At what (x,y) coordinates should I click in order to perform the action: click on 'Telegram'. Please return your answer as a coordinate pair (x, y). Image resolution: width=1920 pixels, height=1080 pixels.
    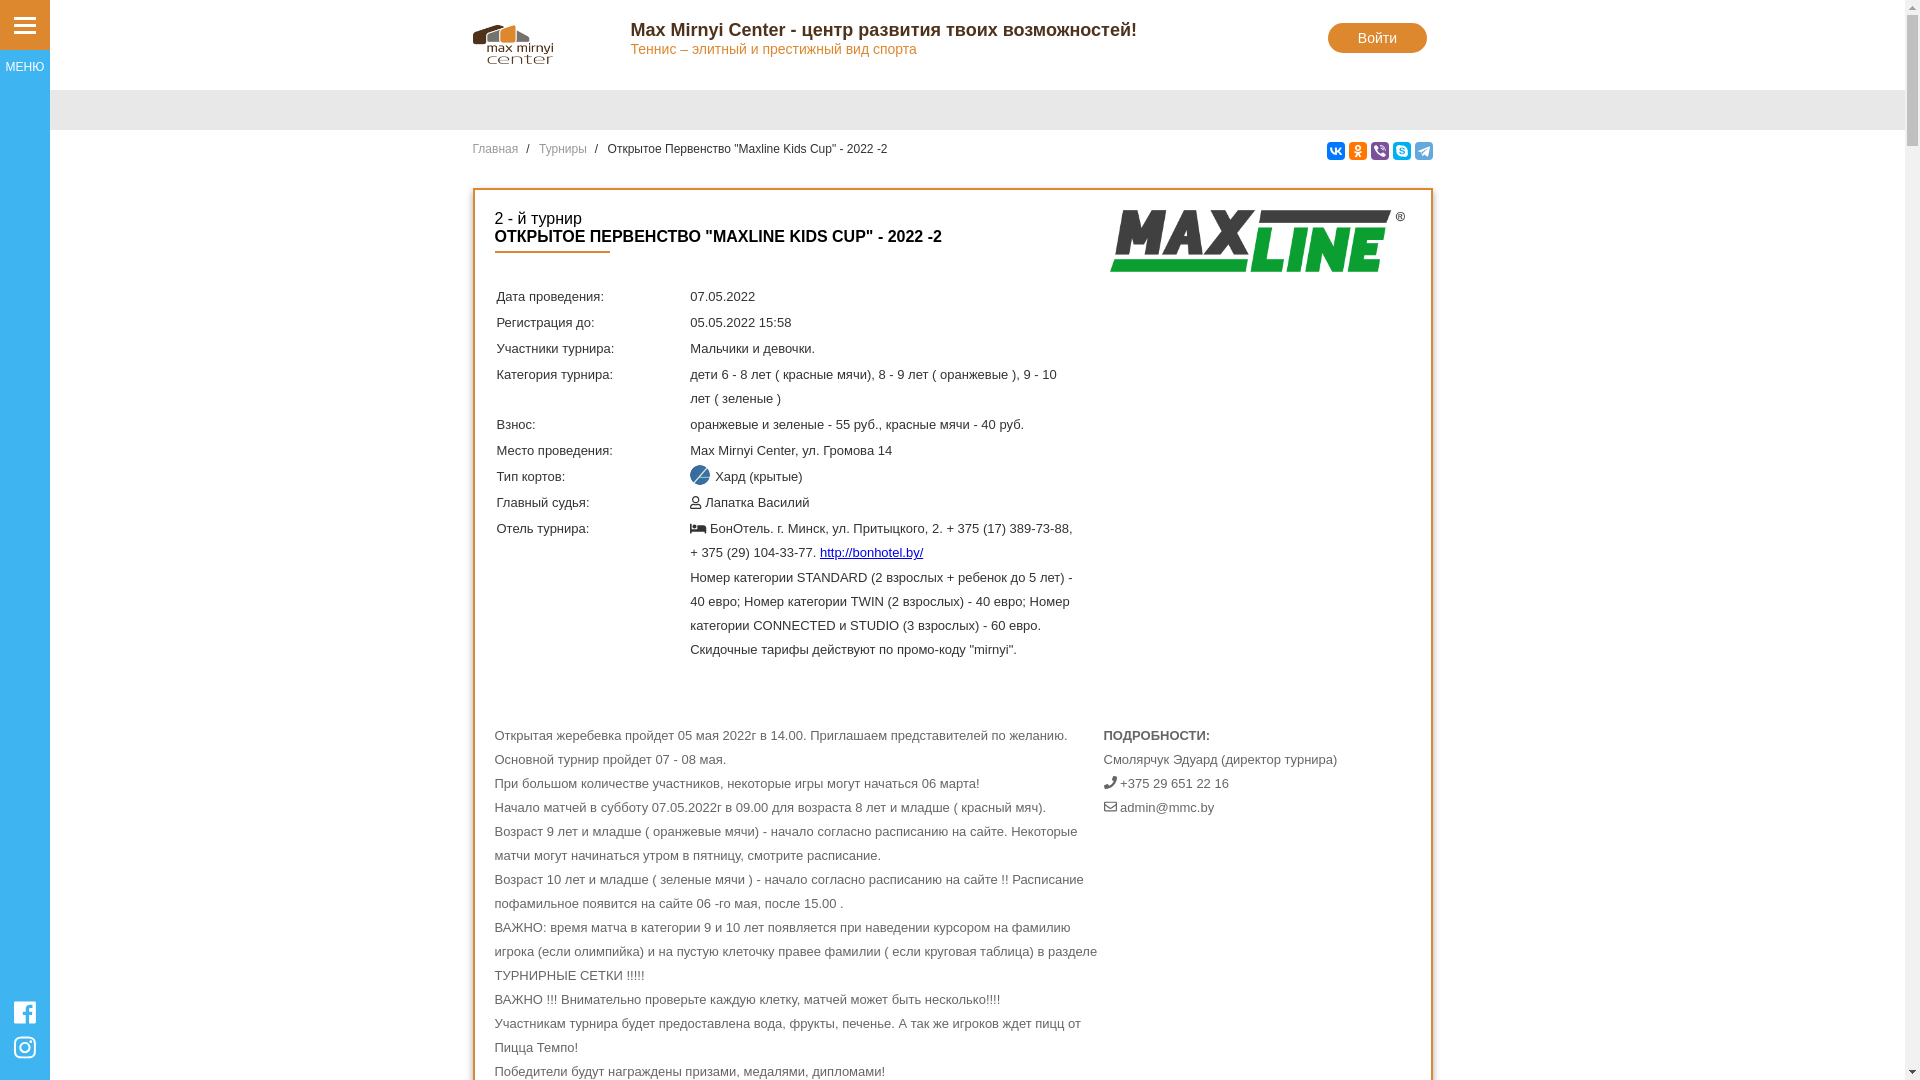
    Looking at the image, I should click on (1421, 149).